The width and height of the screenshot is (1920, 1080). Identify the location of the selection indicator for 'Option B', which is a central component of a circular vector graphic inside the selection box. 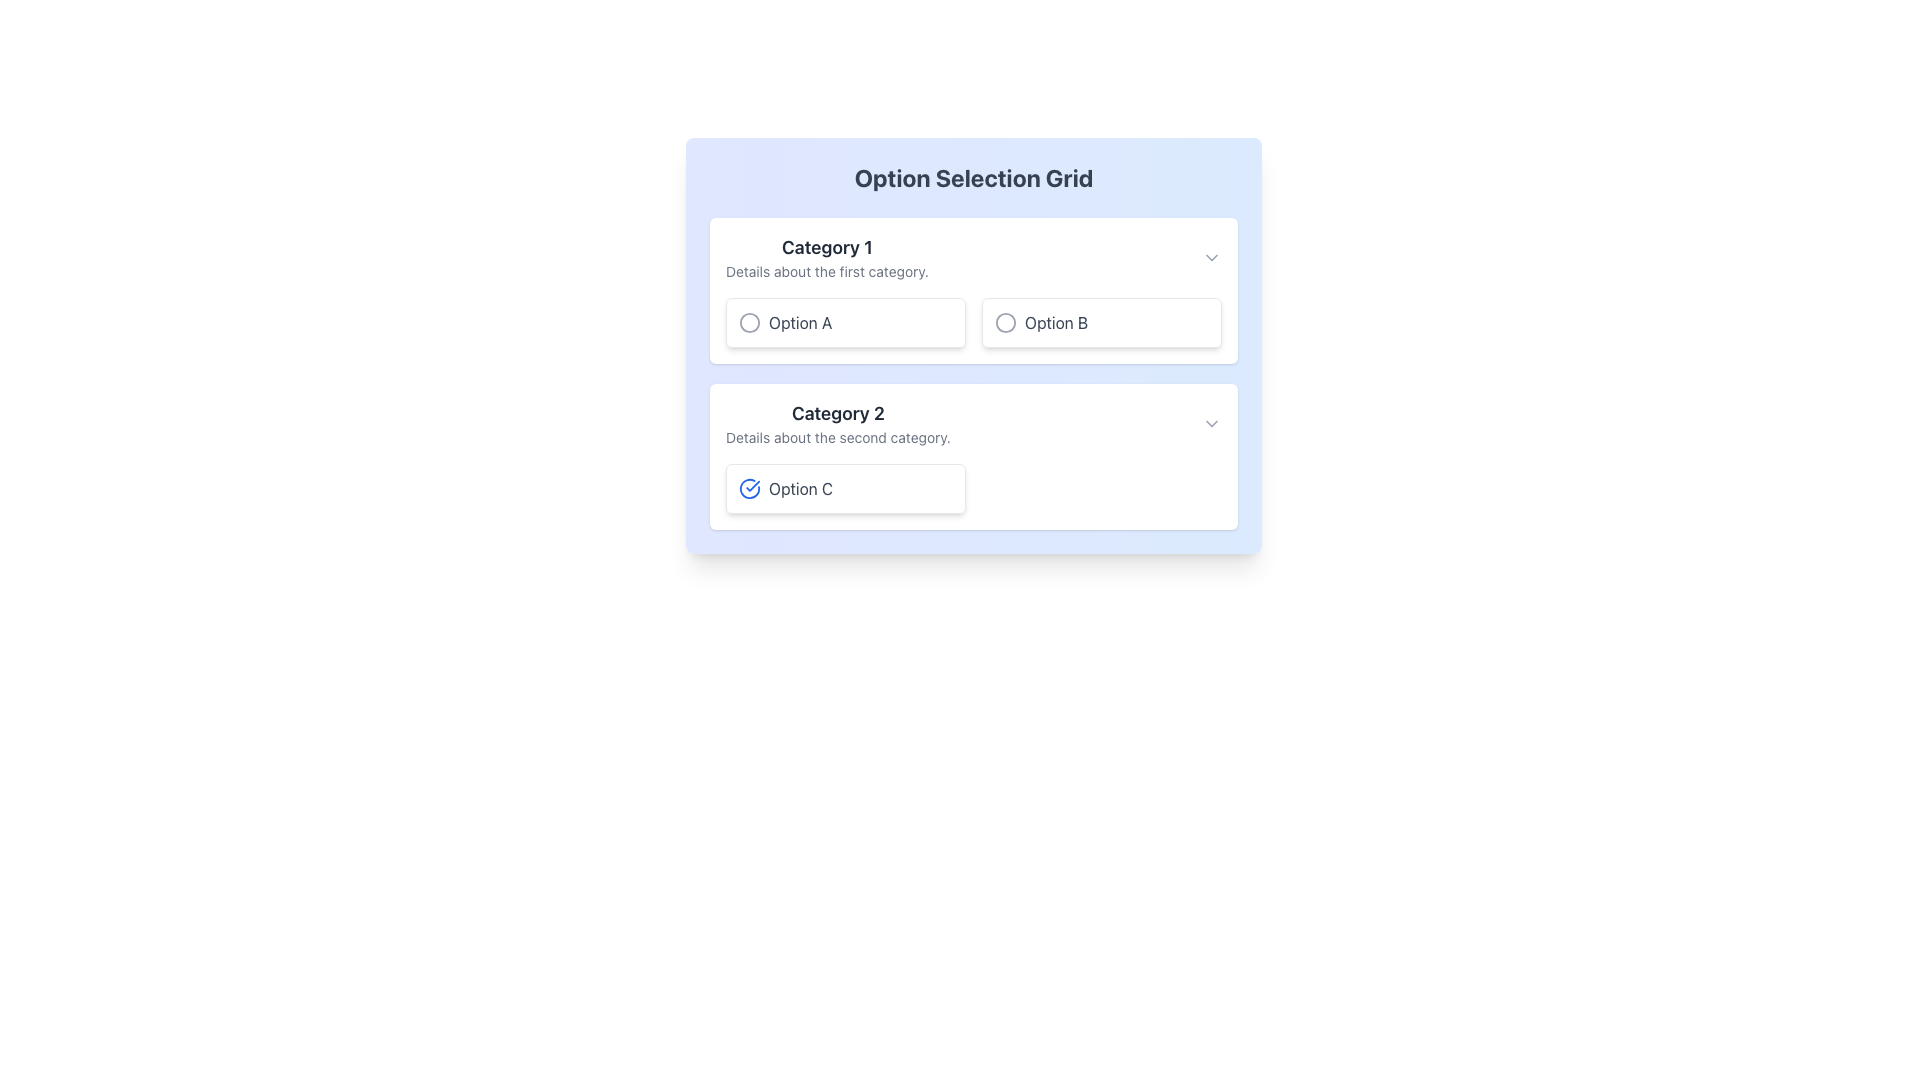
(1006, 322).